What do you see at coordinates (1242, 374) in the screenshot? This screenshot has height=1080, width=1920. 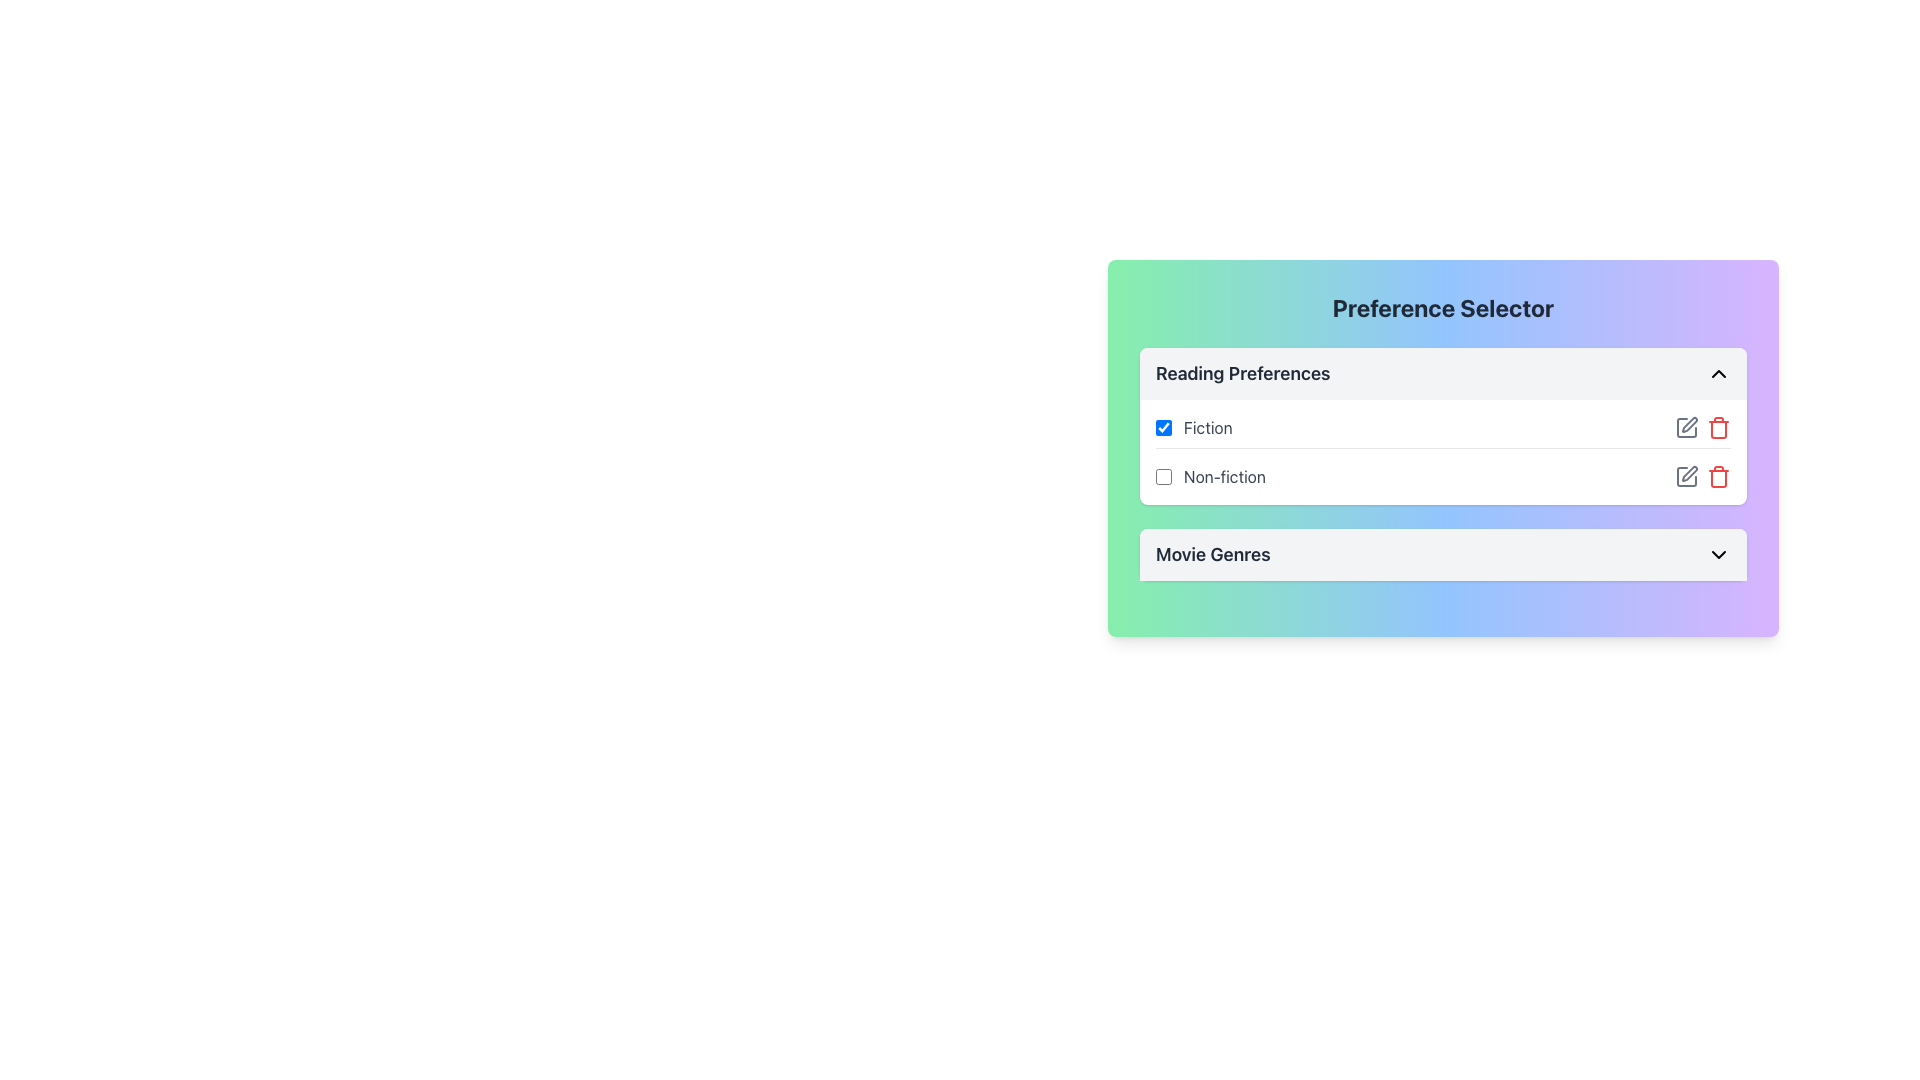 I see `the Text Label (Static) that serves as a title for the reading preferences section, located within the horizontal bar with a light gray background` at bounding box center [1242, 374].